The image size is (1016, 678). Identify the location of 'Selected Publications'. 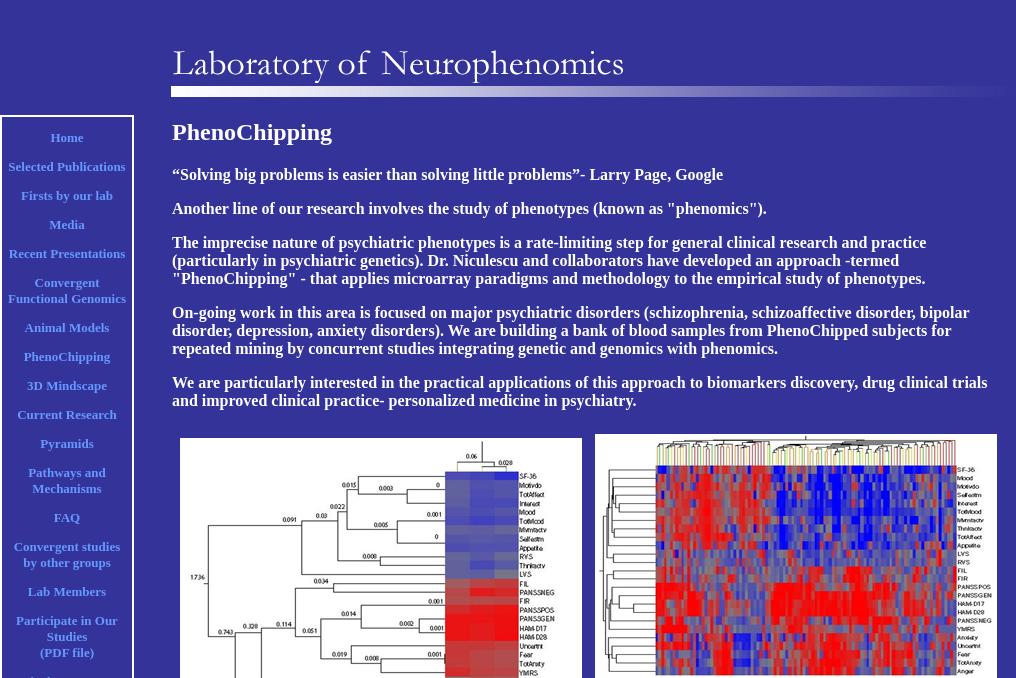
(66, 165).